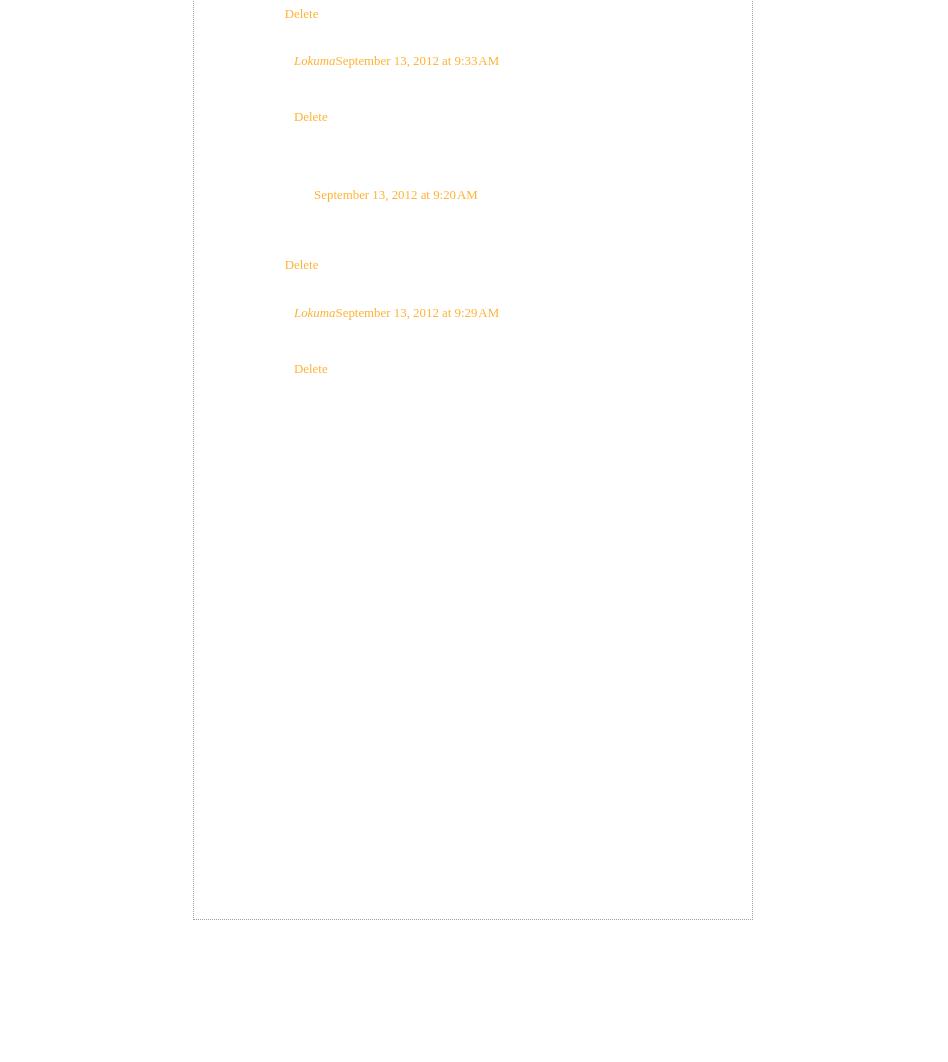 The image size is (948, 1062). Describe the element at coordinates (416, 311) in the screenshot. I see `'September 13, 2012 at 9:29 AM'` at that location.